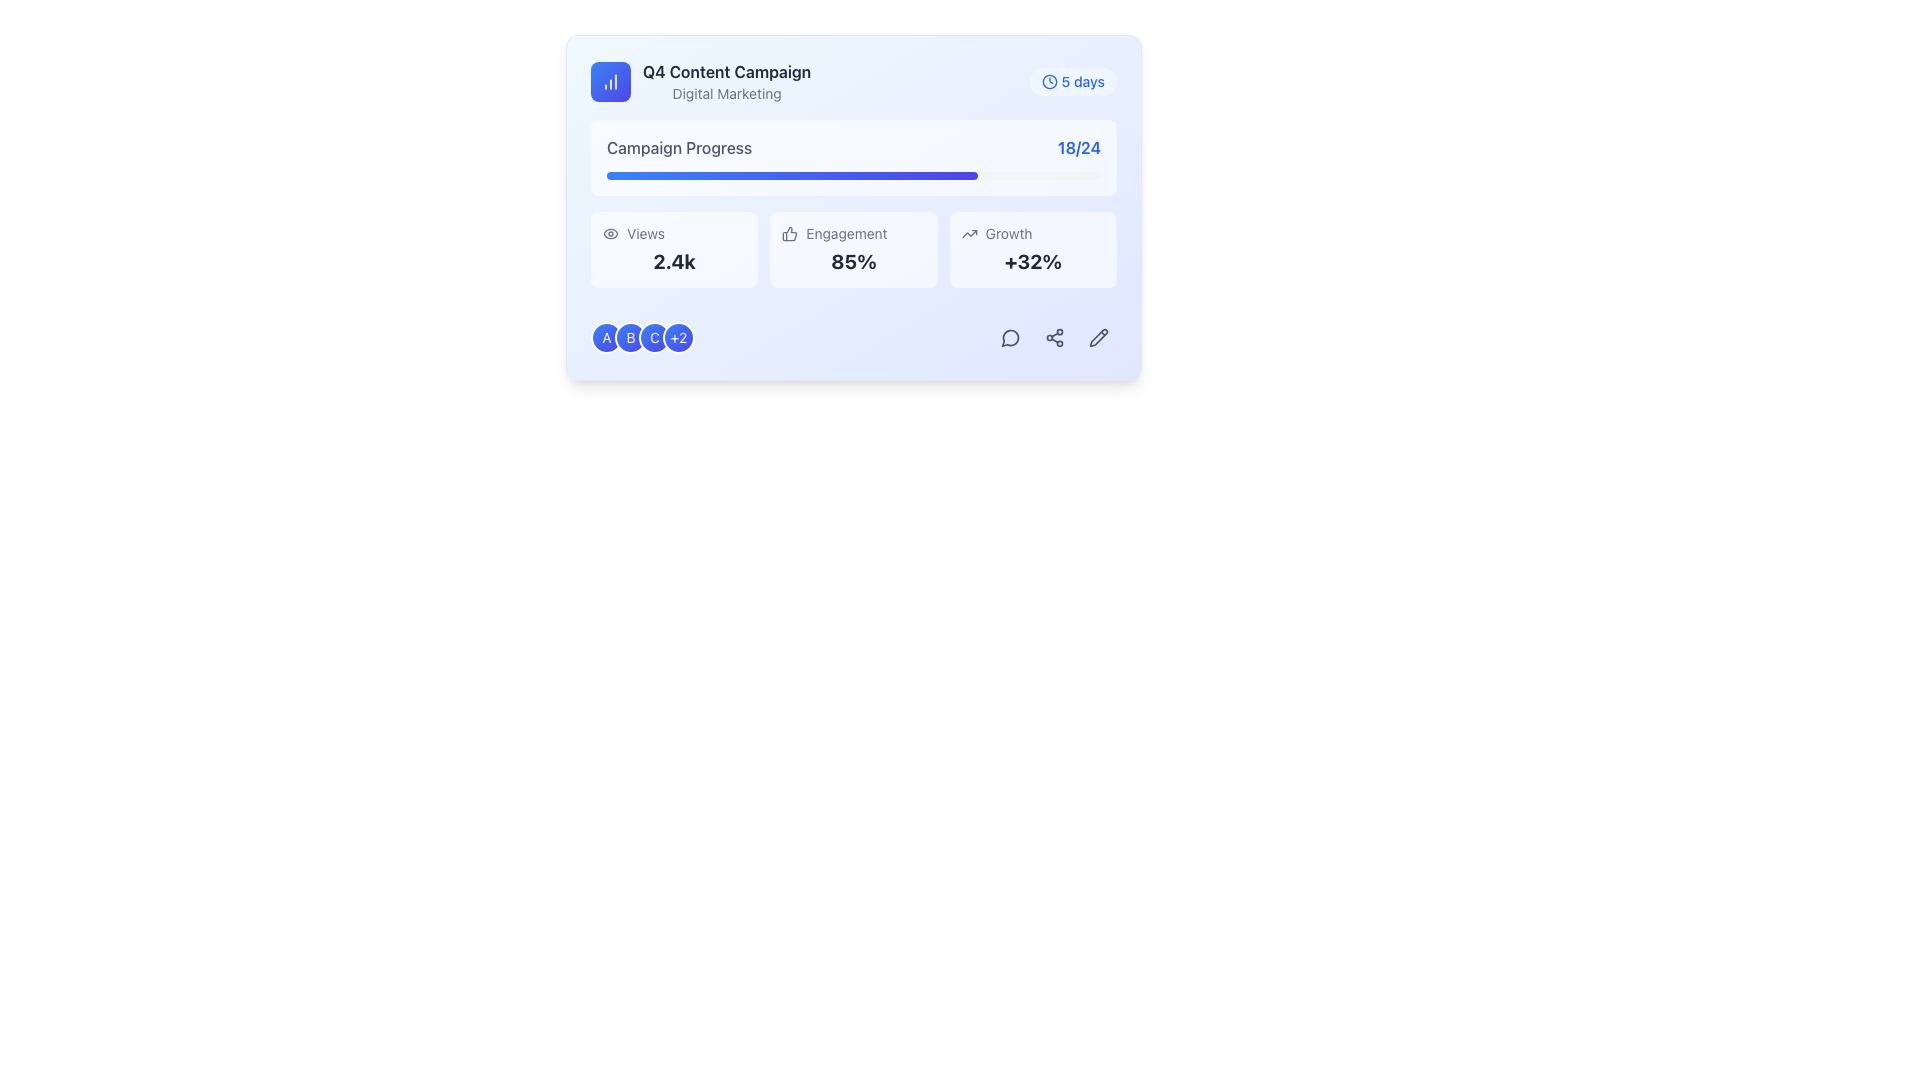 The width and height of the screenshot is (1920, 1080). I want to click on the 'Engagement' text label, which is styled in a small-size font and is positioned under a progress bar, above a percentage value, and adjacent to a thumbs-up icon, so click(846, 233).